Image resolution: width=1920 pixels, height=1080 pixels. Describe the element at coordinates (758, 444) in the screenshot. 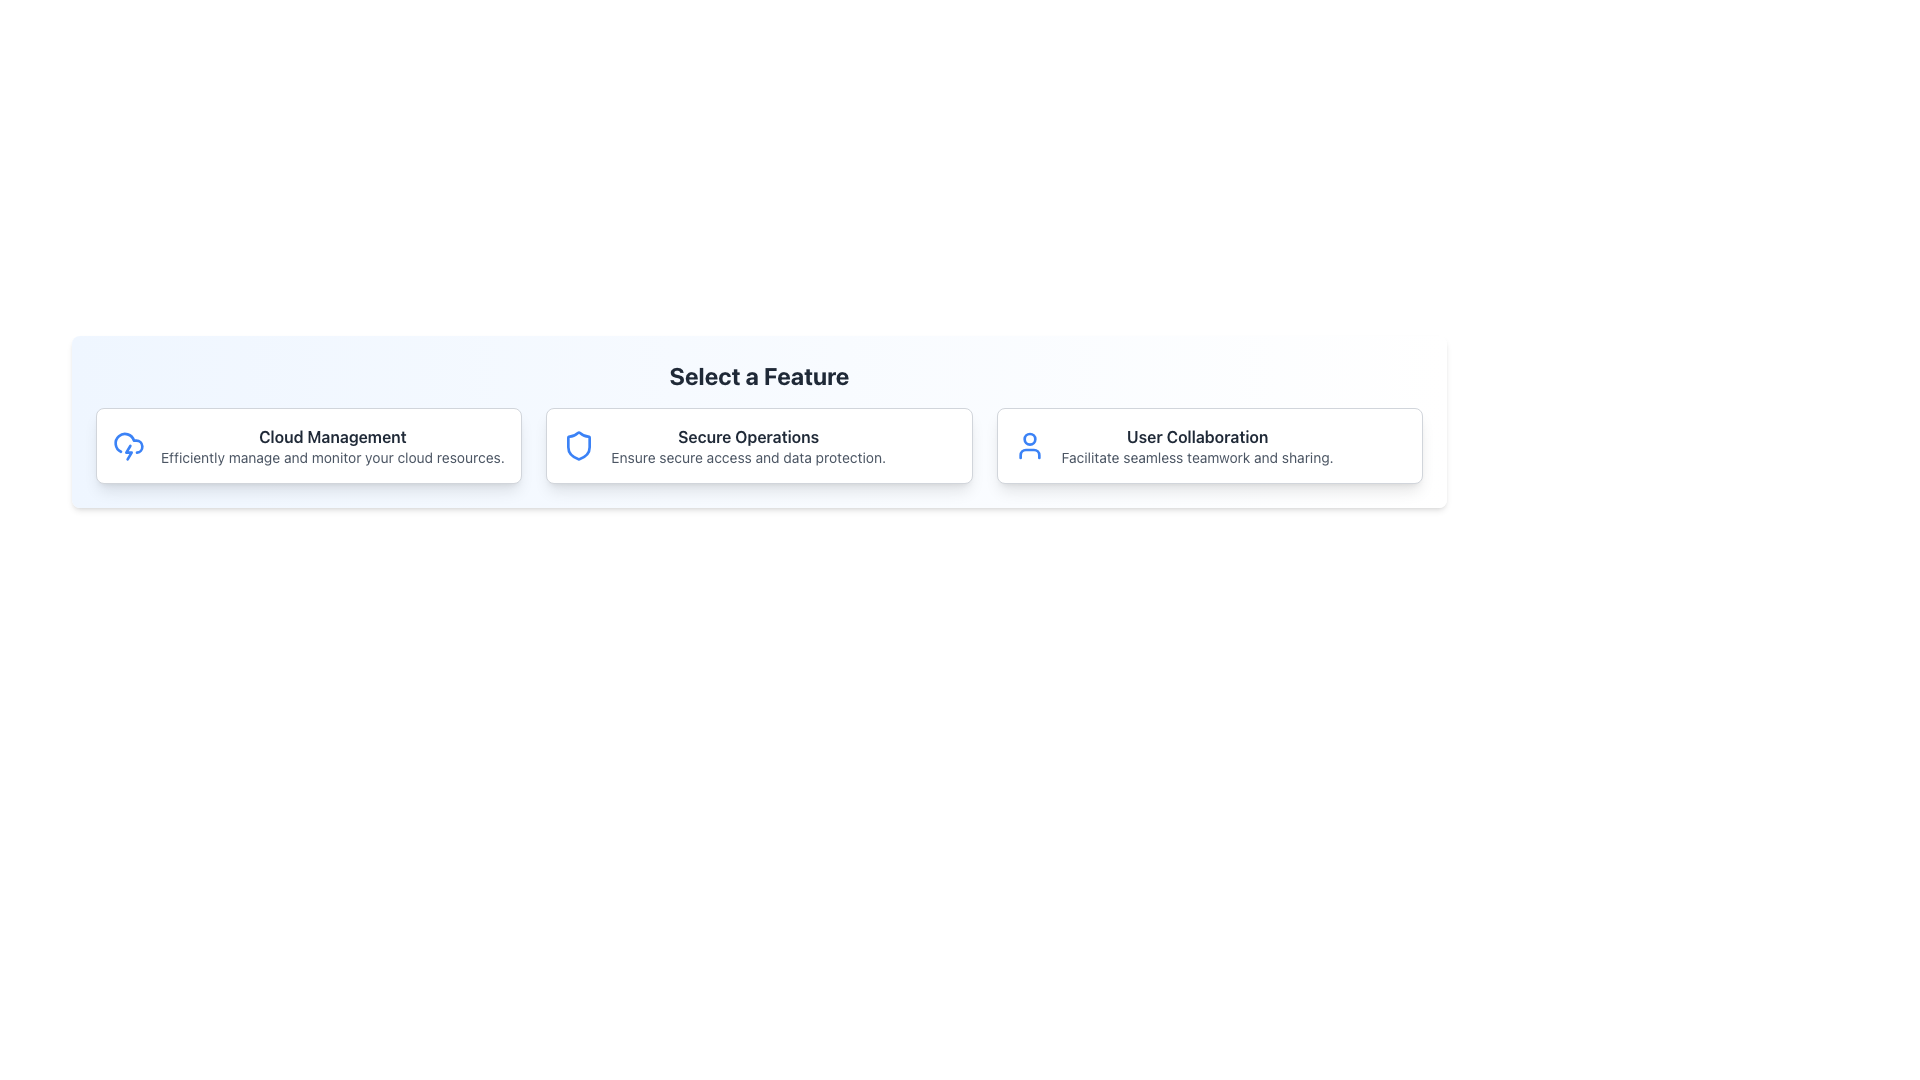

I see `the 'Secure Operations' button, which is the second card from the left, featuring a blue shield icon and two lines of text including 'Secure Operations' in bold` at that location.